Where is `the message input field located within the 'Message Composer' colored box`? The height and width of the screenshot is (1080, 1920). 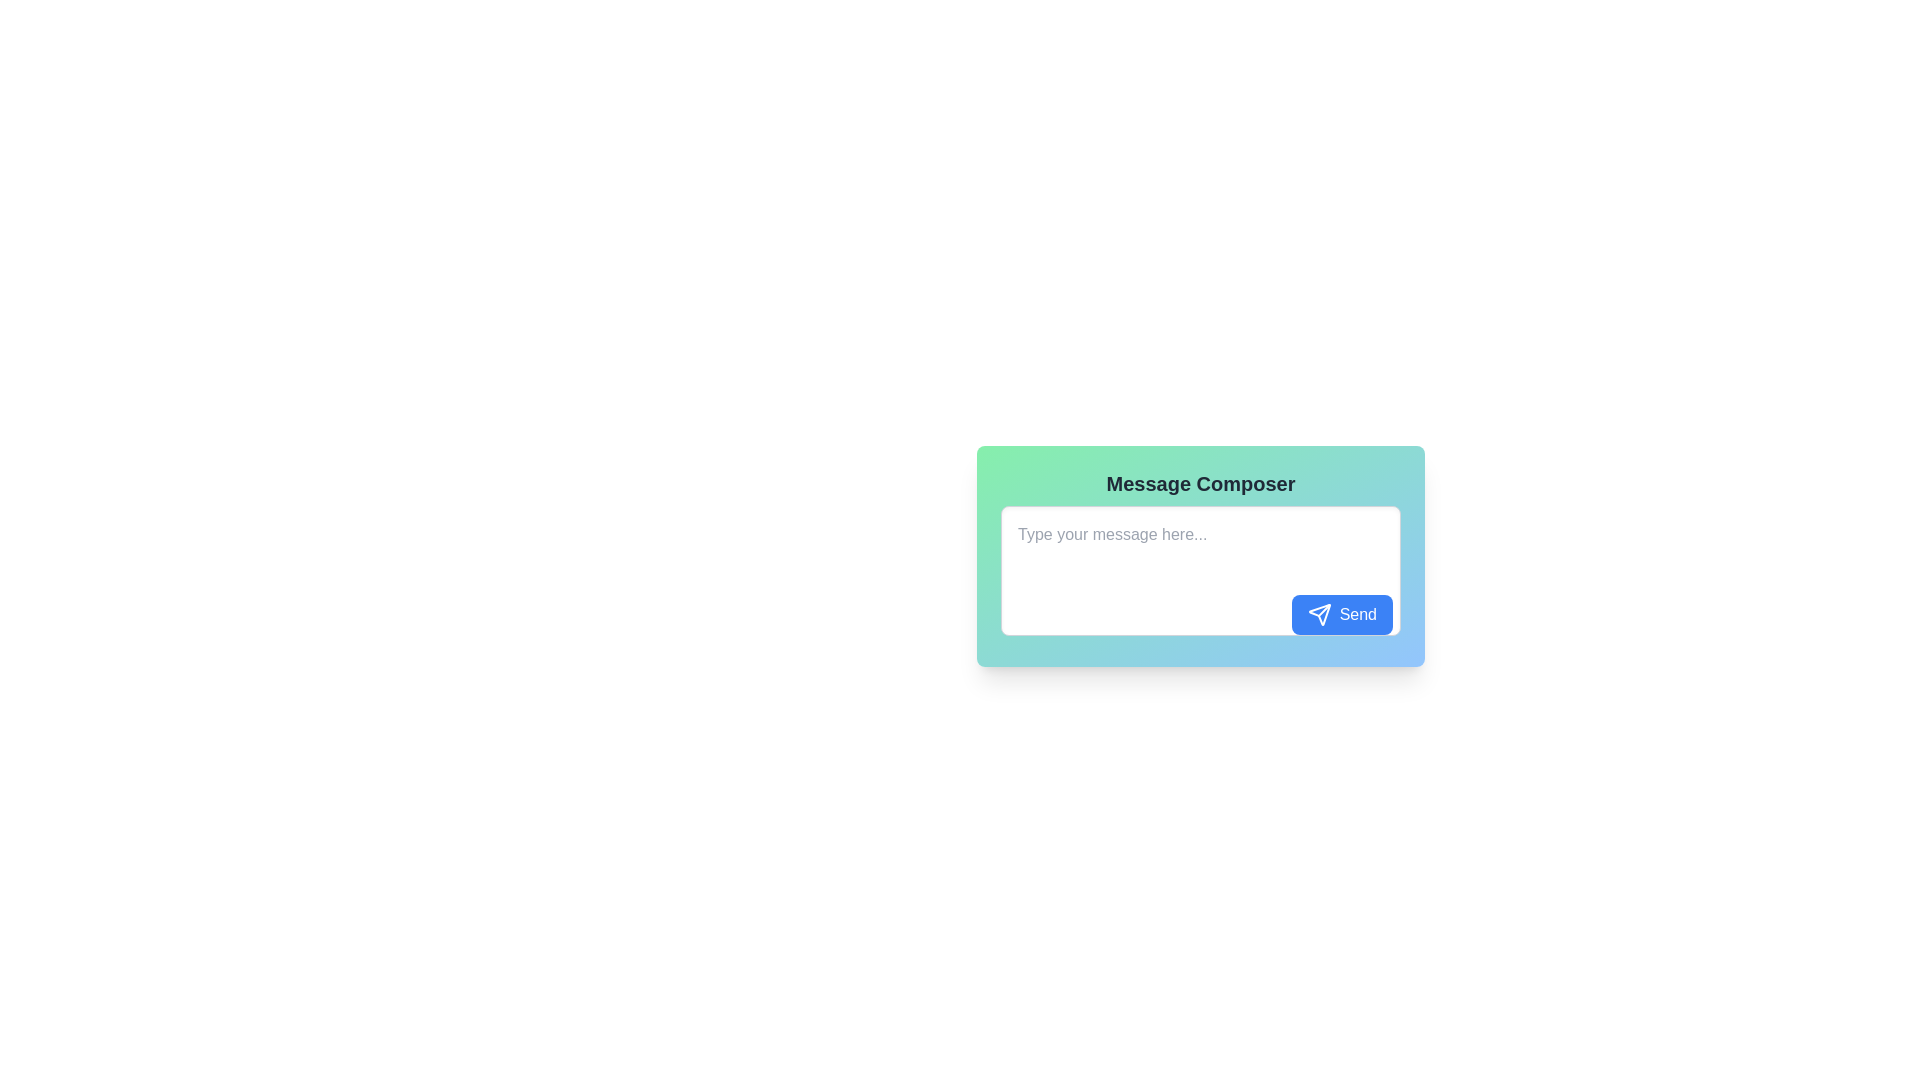
the message input field located within the 'Message Composer' colored box is located at coordinates (1200, 574).